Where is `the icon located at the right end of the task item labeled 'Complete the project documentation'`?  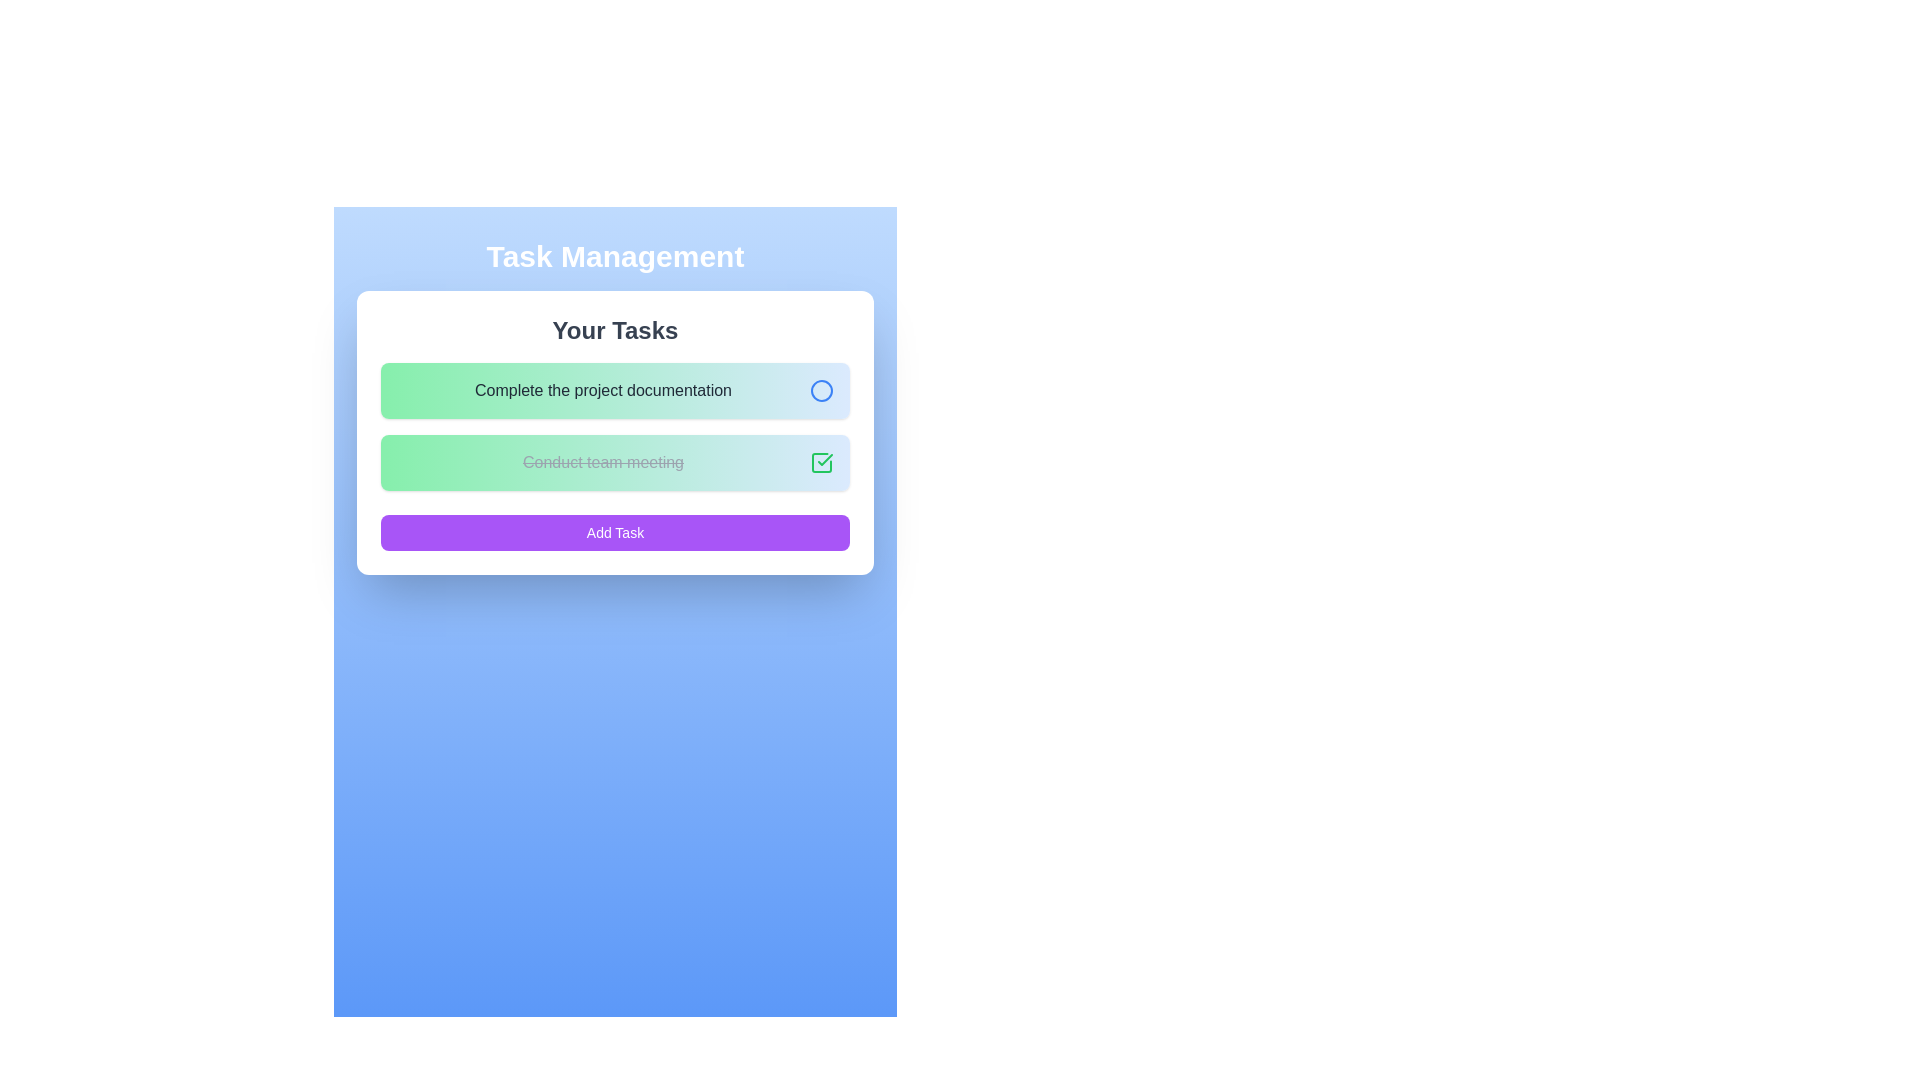
the icon located at the right end of the task item labeled 'Complete the project documentation' is located at coordinates (821, 390).